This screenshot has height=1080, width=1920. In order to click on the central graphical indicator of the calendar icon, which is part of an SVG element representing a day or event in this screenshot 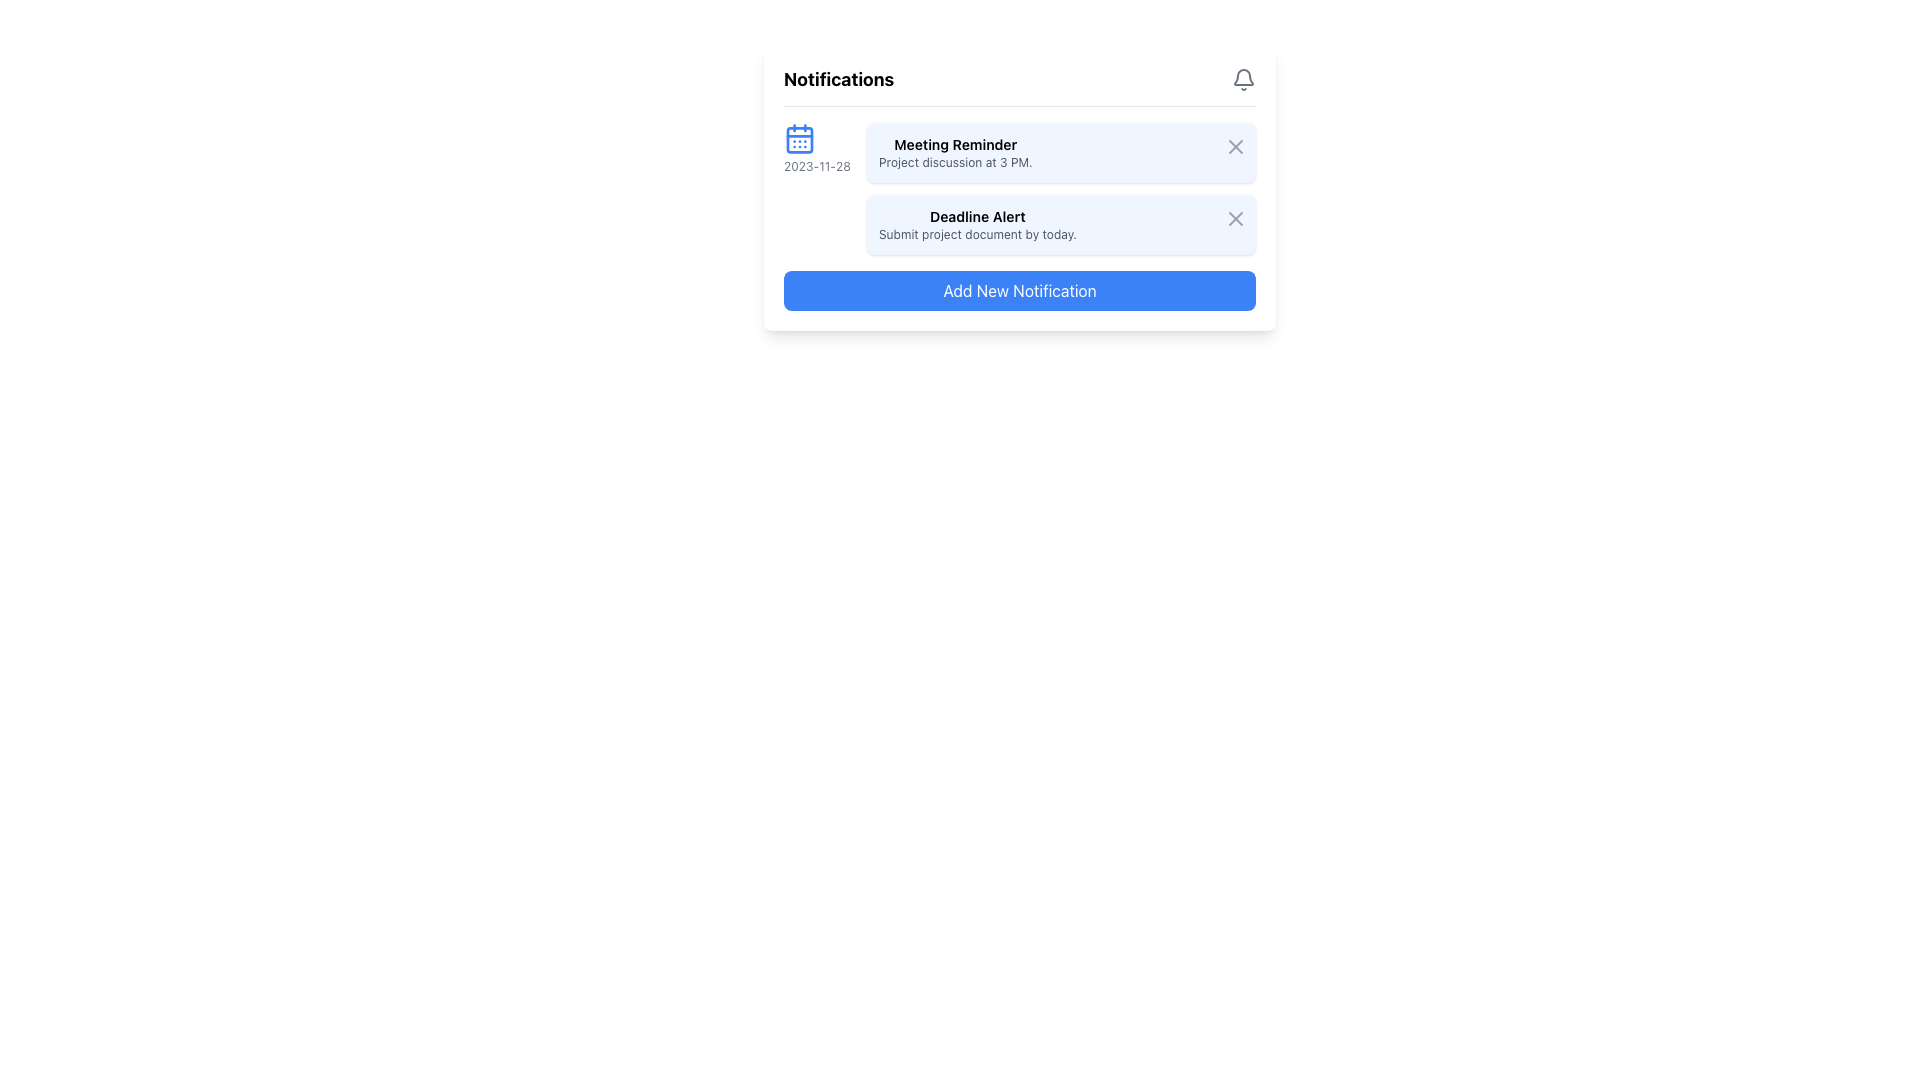, I will do `click(800, 138)`.